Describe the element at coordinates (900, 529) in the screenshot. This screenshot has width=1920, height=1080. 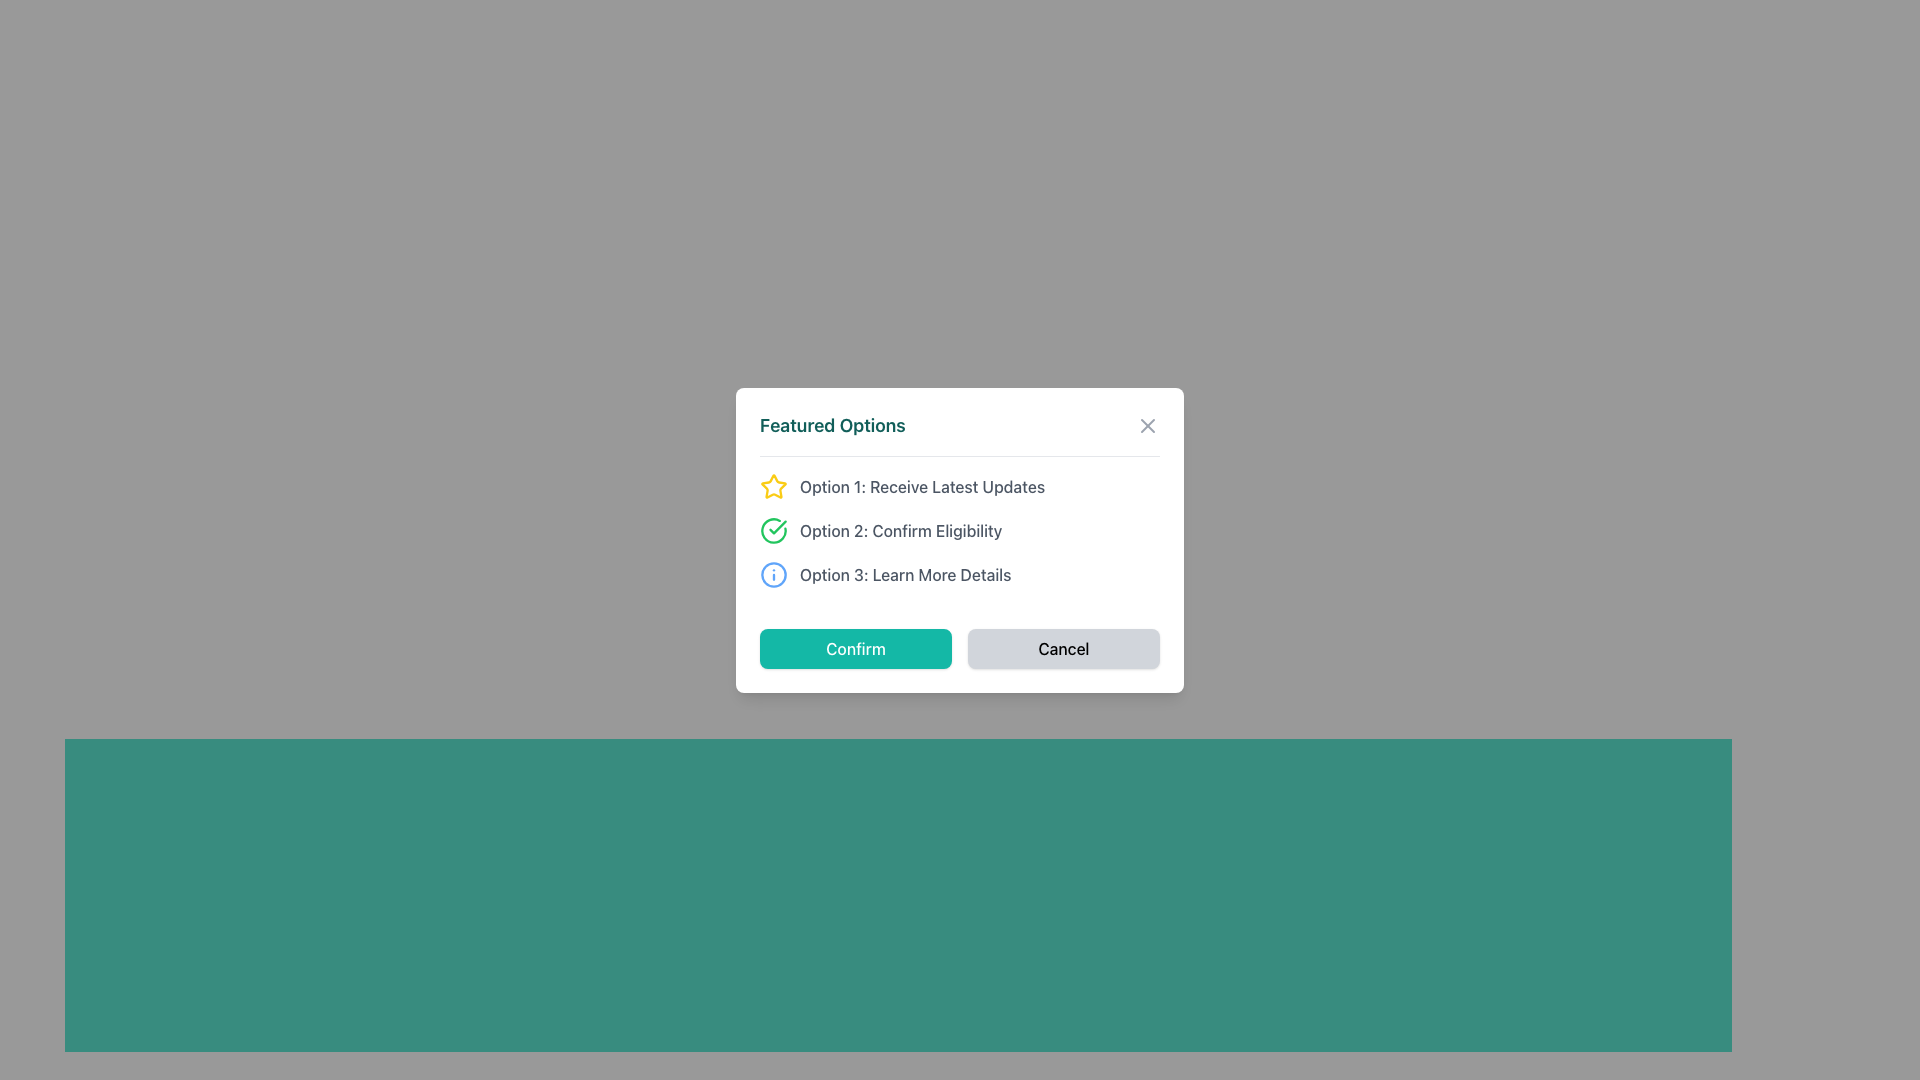
I see `the static text label indicating the second option related to confirming eligibility, located inside the modal window under 'Featured Options'` at that location.